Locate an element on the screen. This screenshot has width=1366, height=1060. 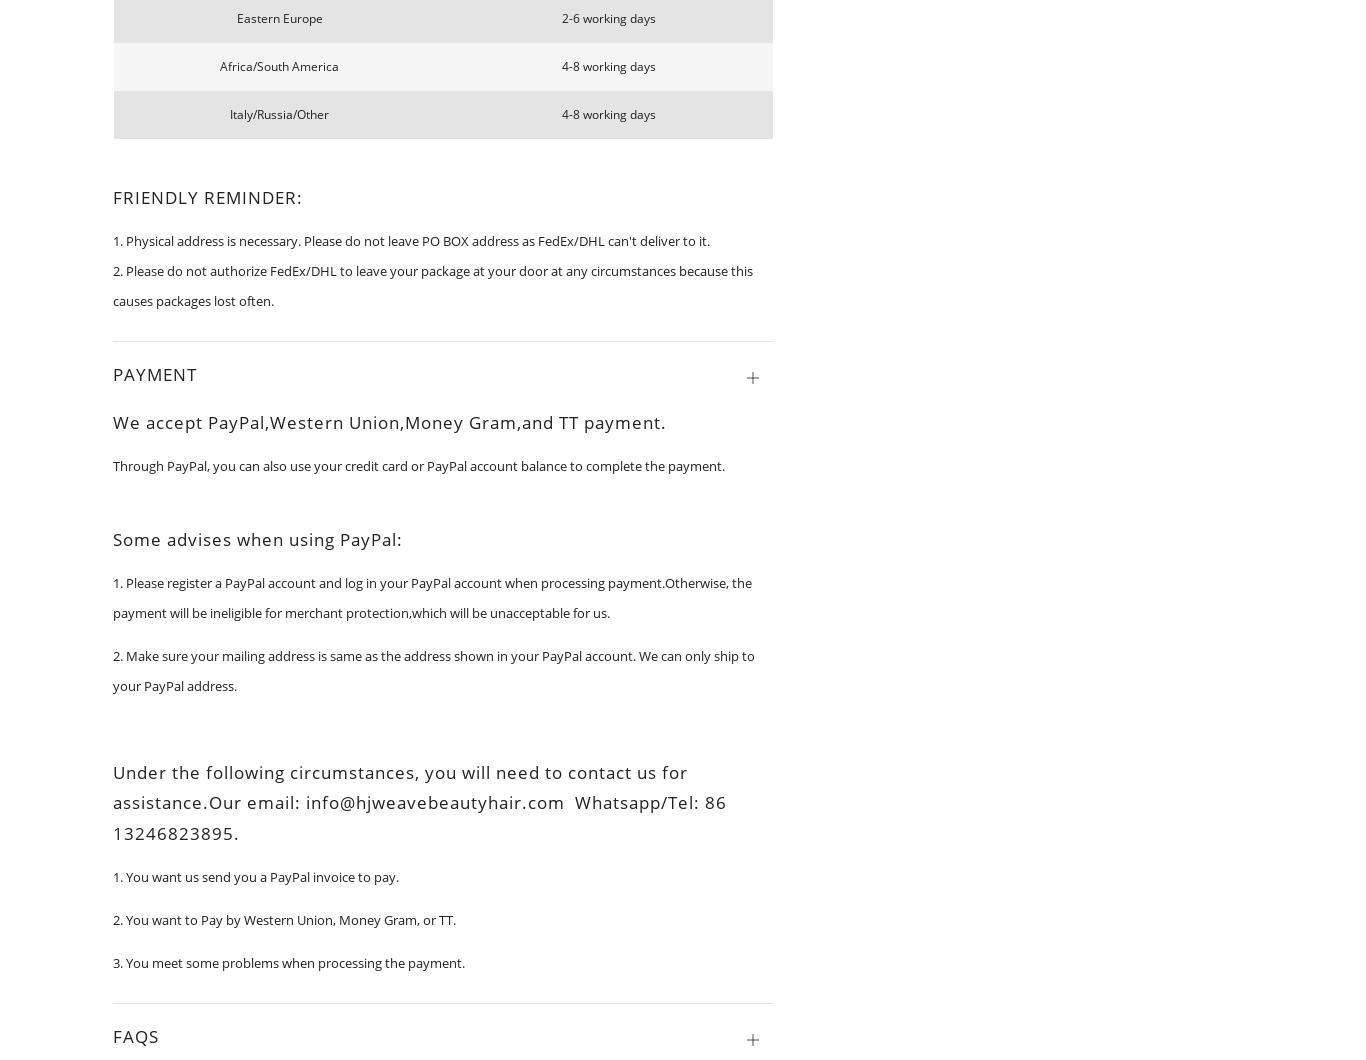
'Some advises when using PayPal:' is located at coordinates (112, 539).